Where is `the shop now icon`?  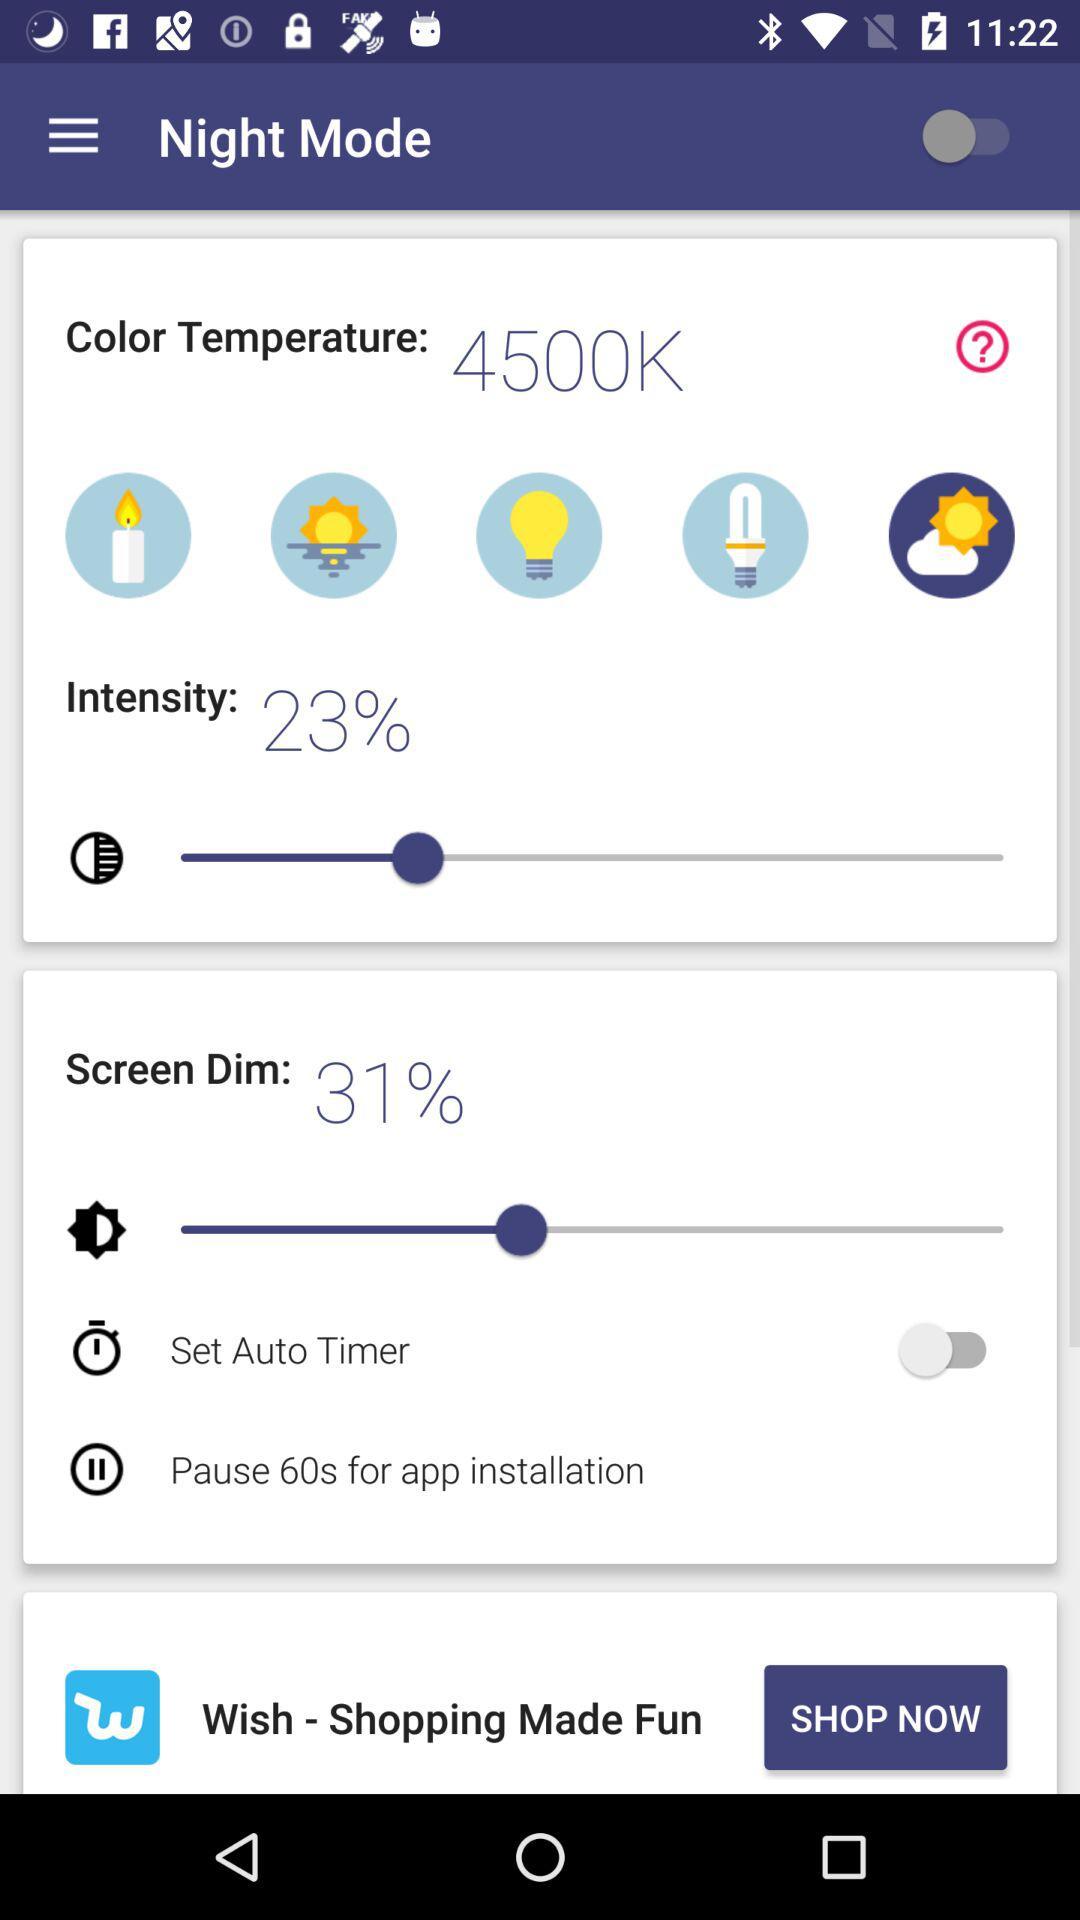 the shop now icon is located at coordinates (884, 1716).